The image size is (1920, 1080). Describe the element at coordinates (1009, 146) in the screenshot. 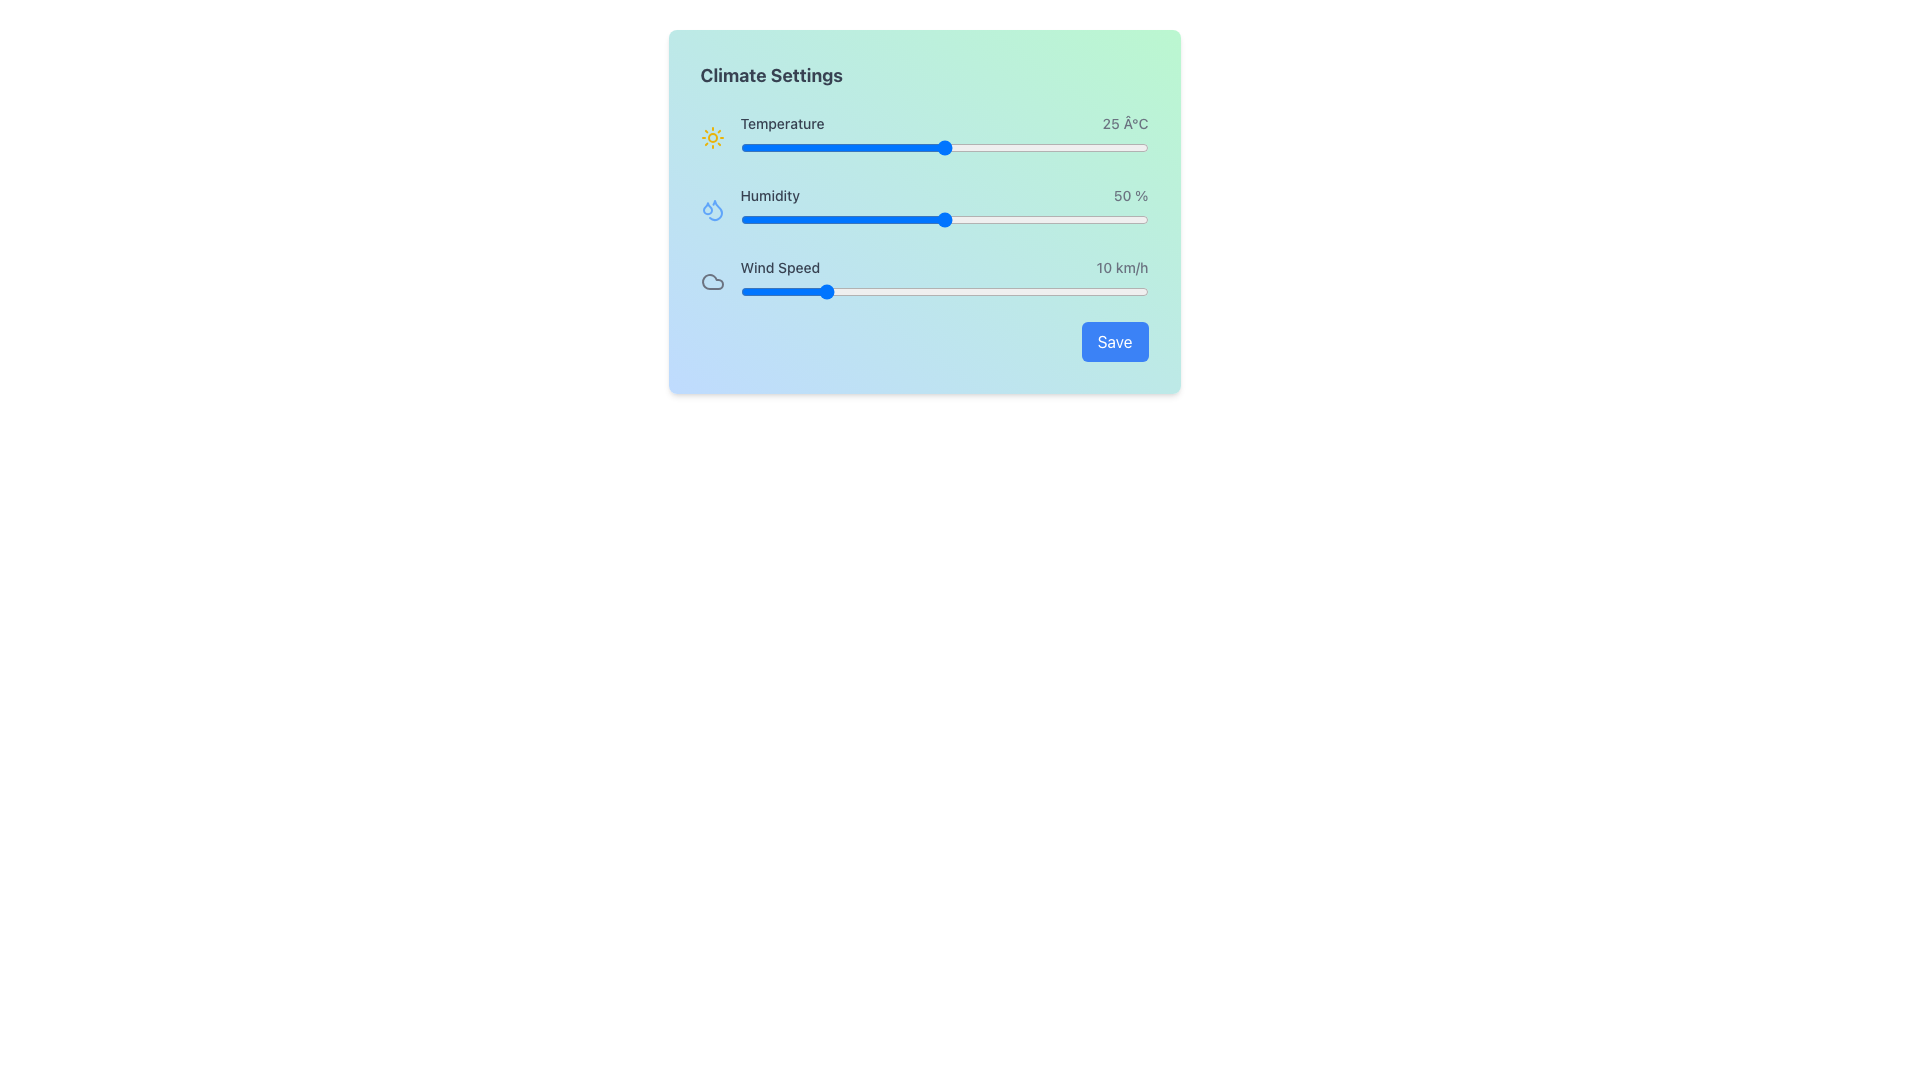

I see `the temperature slider` at that location.